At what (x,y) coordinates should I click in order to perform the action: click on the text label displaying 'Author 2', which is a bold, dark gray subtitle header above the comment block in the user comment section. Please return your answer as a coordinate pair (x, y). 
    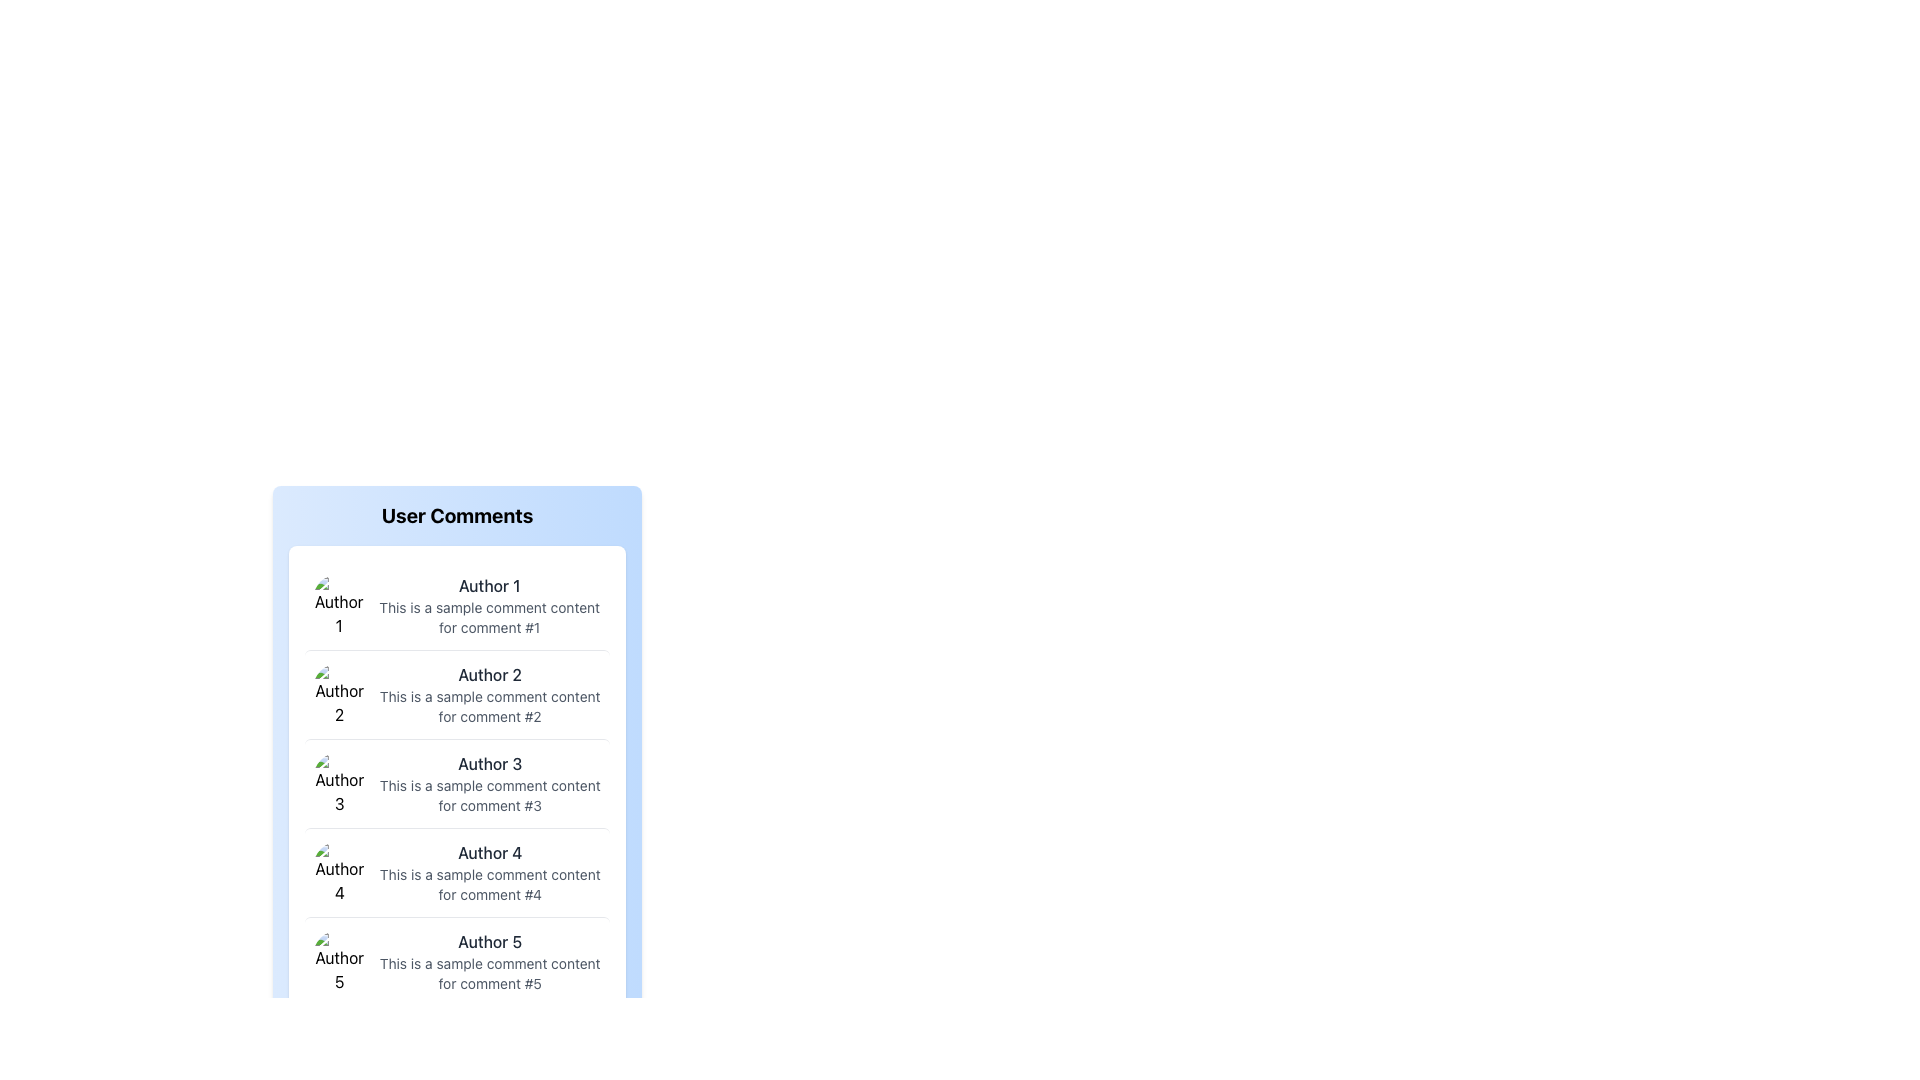
    Looking at the image, I should click on (490, 675).